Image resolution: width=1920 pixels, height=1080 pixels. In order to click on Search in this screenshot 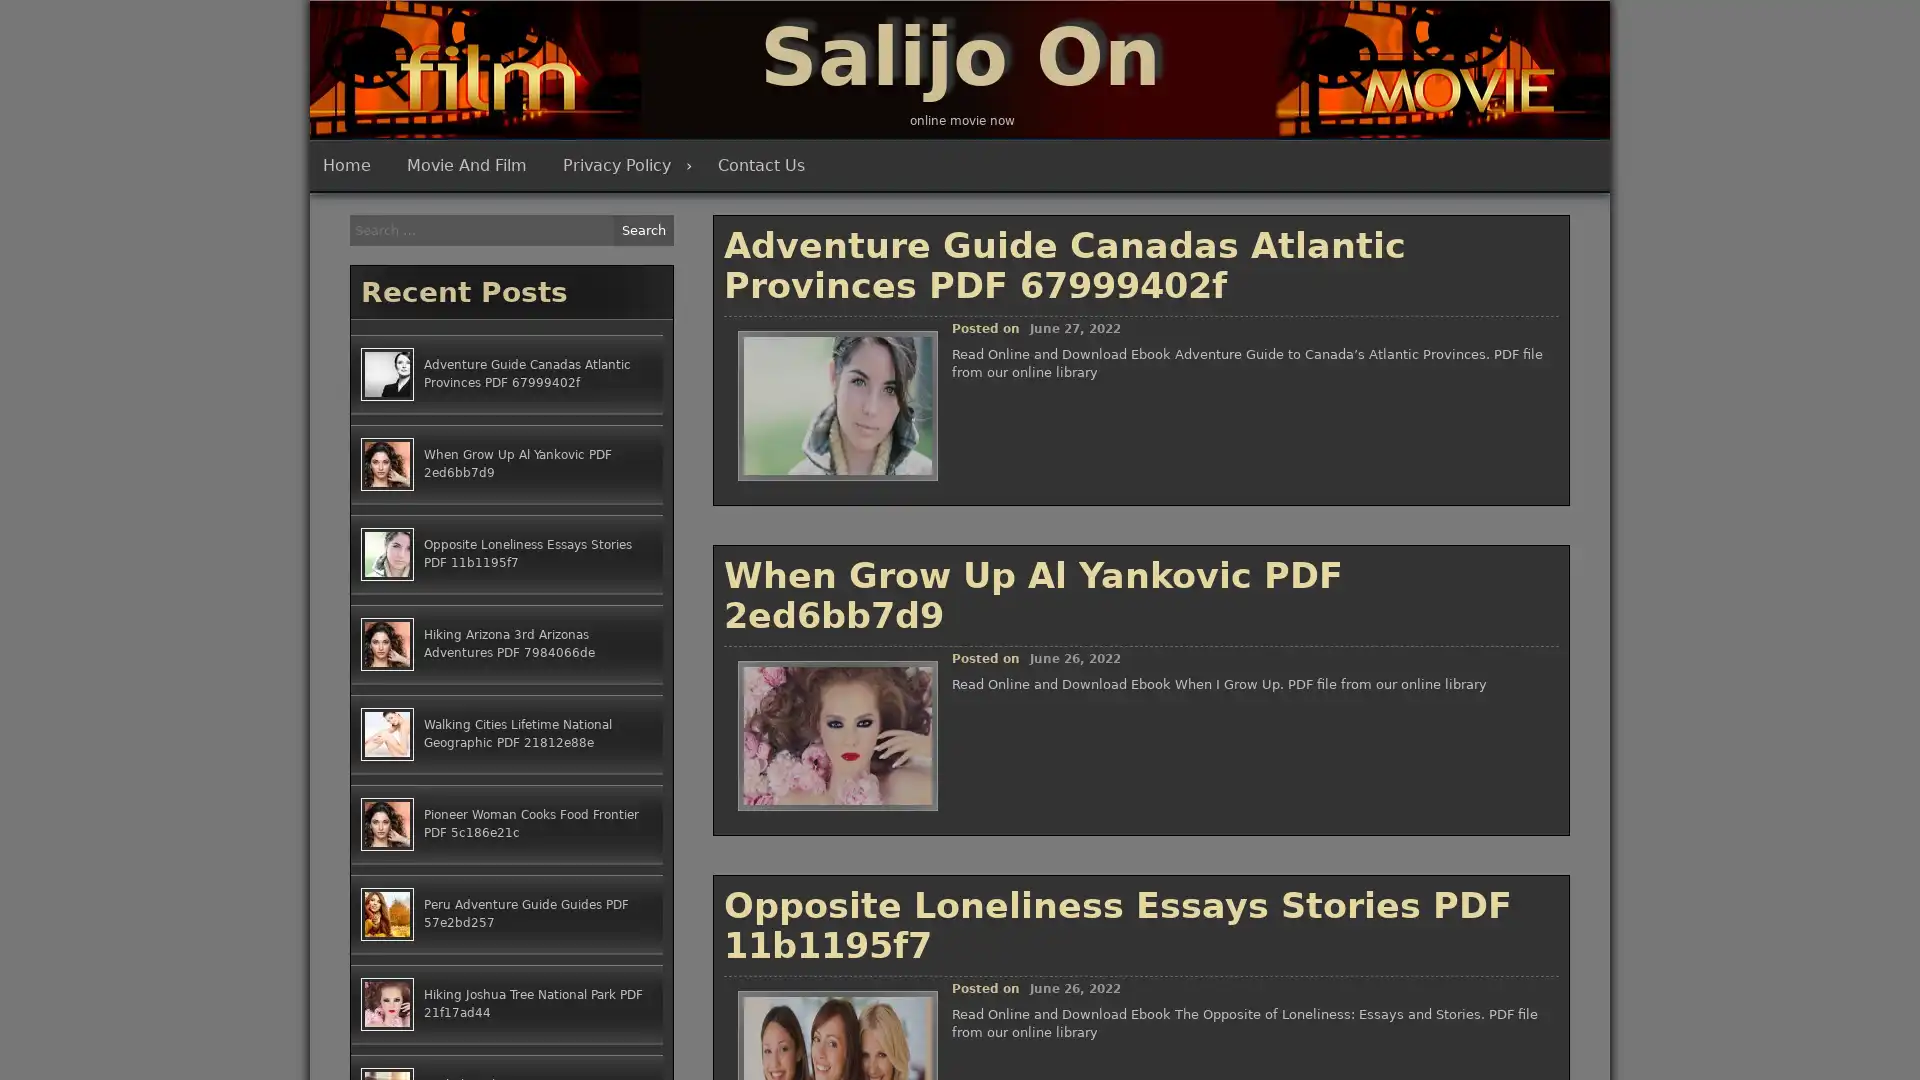, I will do `click(643, 229)`.